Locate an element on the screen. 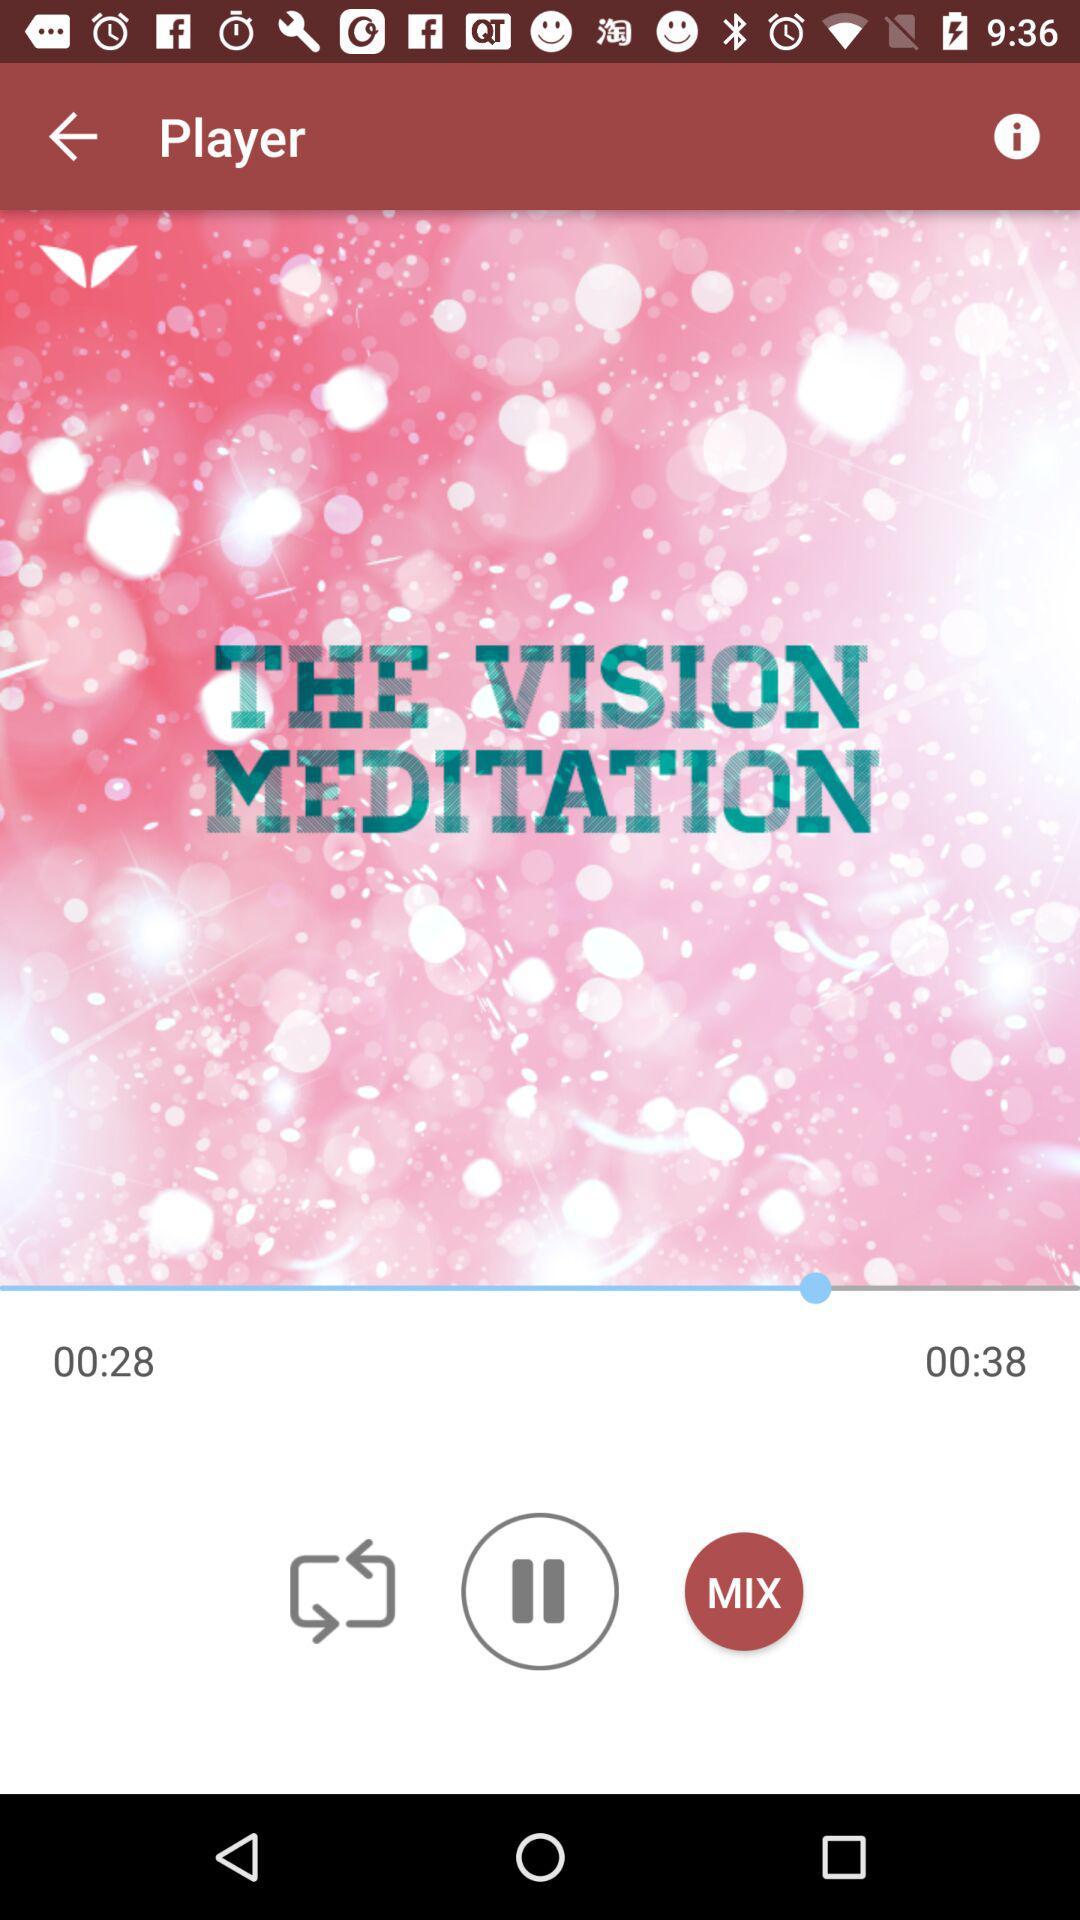 Image resolution: width=1080 pixels, height=1920 pixels. app next to player app is located at coordinates (1017, 135).